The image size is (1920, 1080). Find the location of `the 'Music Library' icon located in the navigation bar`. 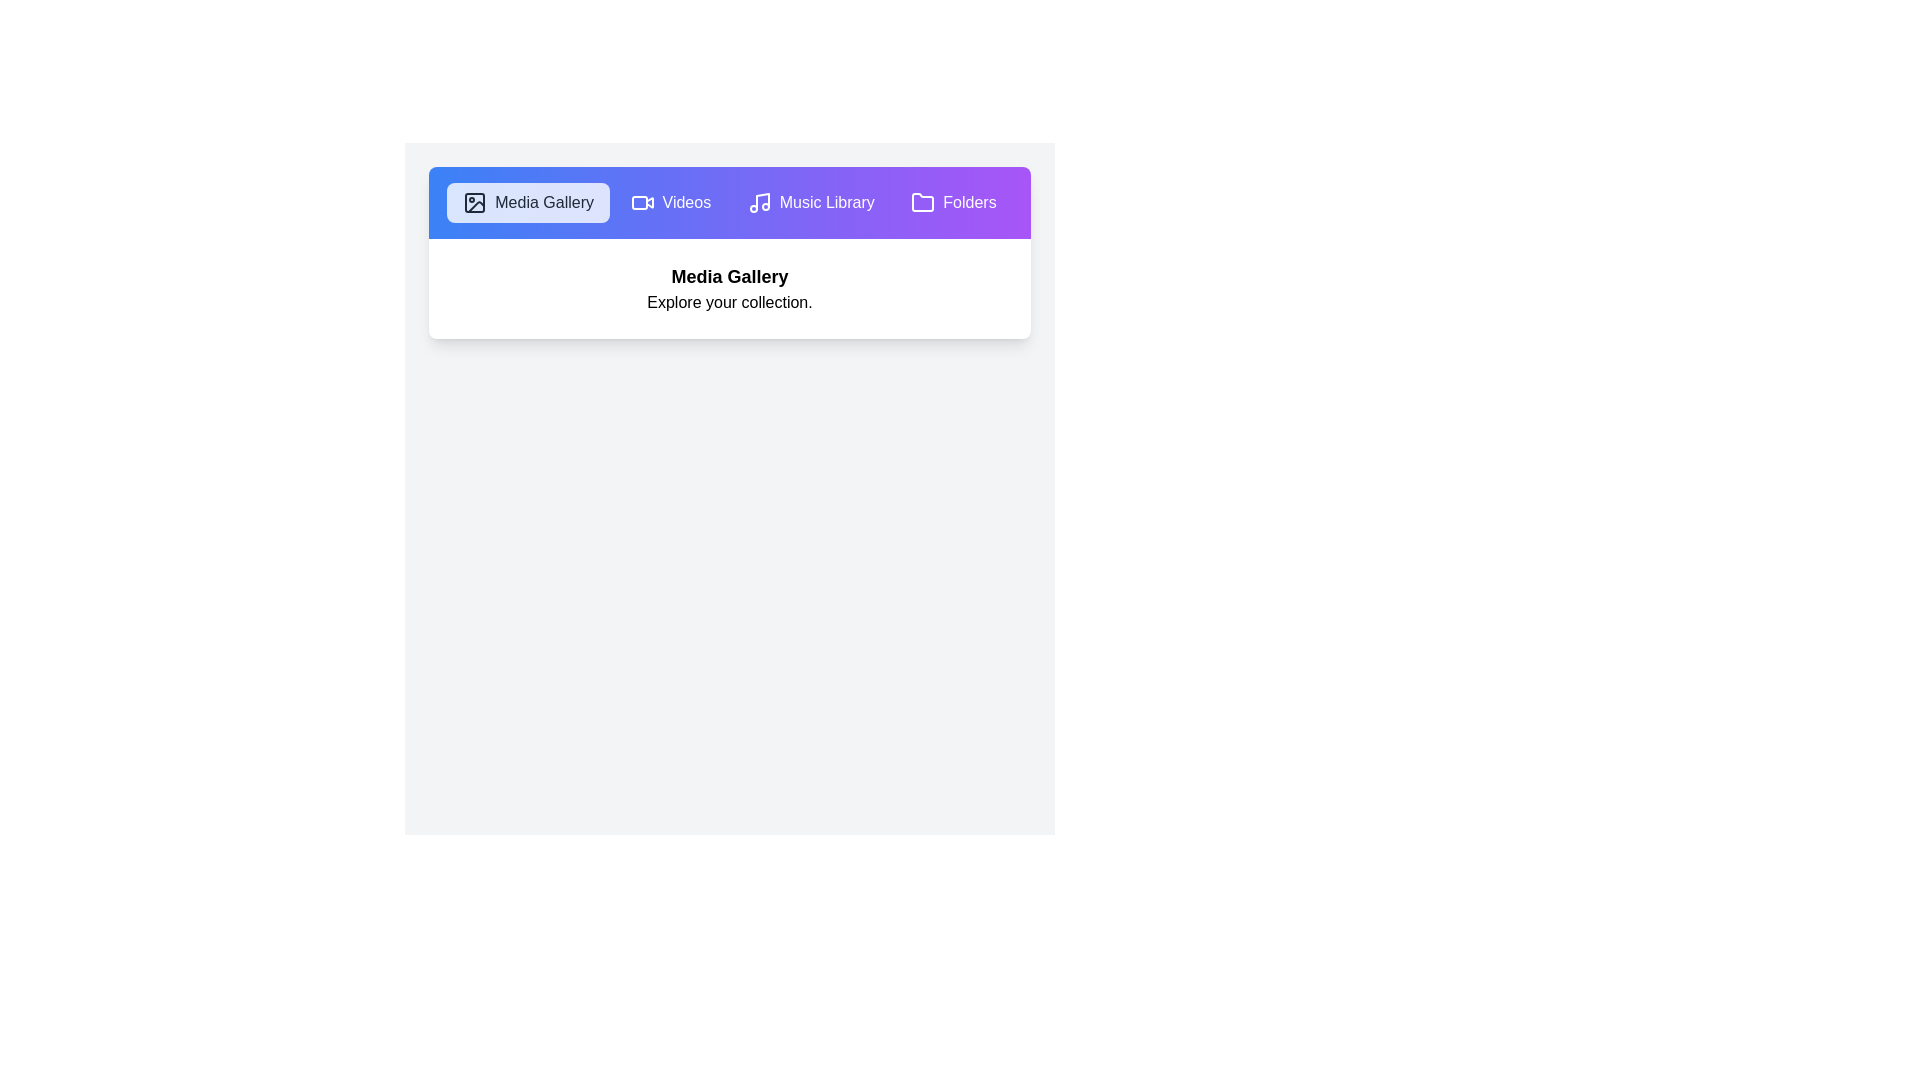

the 'Music Library' icon located in the navigation bar is located at coordinates (758, 203).